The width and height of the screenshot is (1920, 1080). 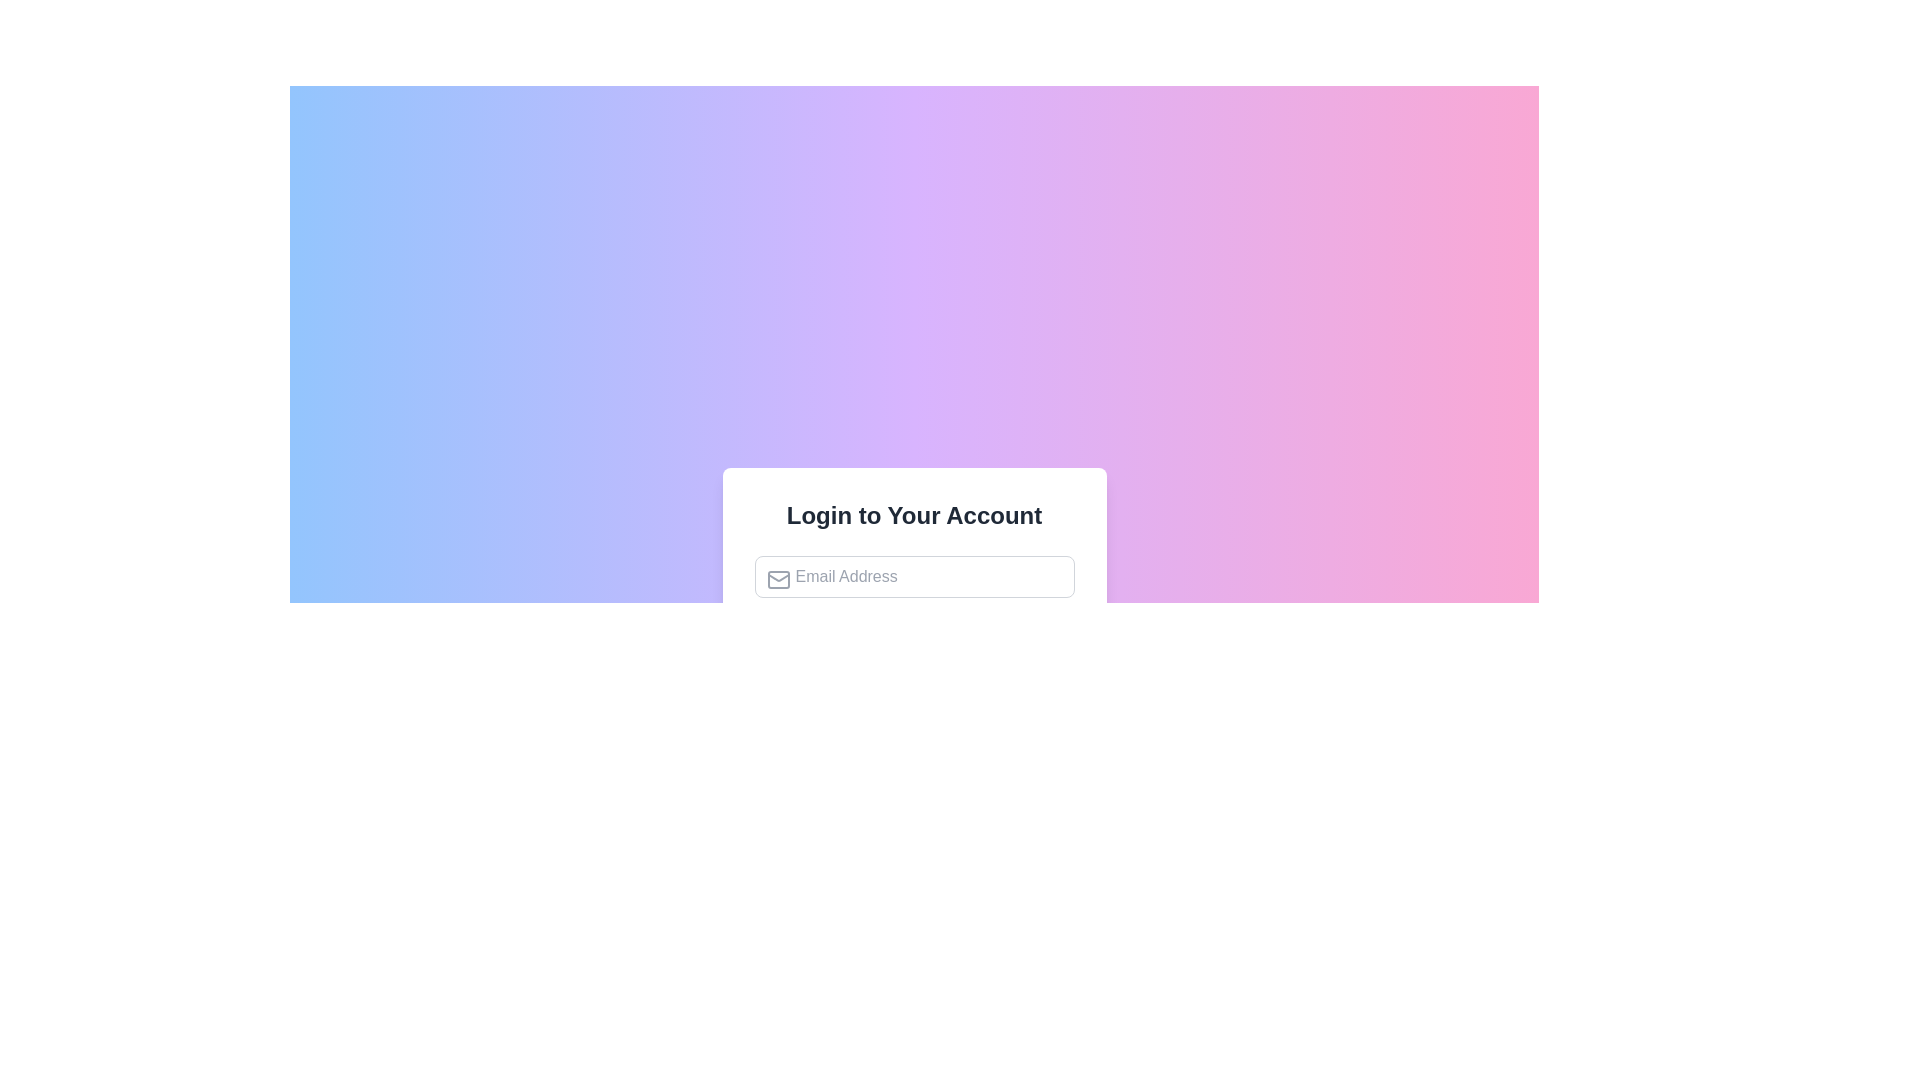 What do you see at coordinates (777, 579) in the screenshot?
I see `the email input field icon located to the left of the email input field within the login form, which serves as a visual representation aiding users in identifying its purpose` at bounding box center [777, 579].